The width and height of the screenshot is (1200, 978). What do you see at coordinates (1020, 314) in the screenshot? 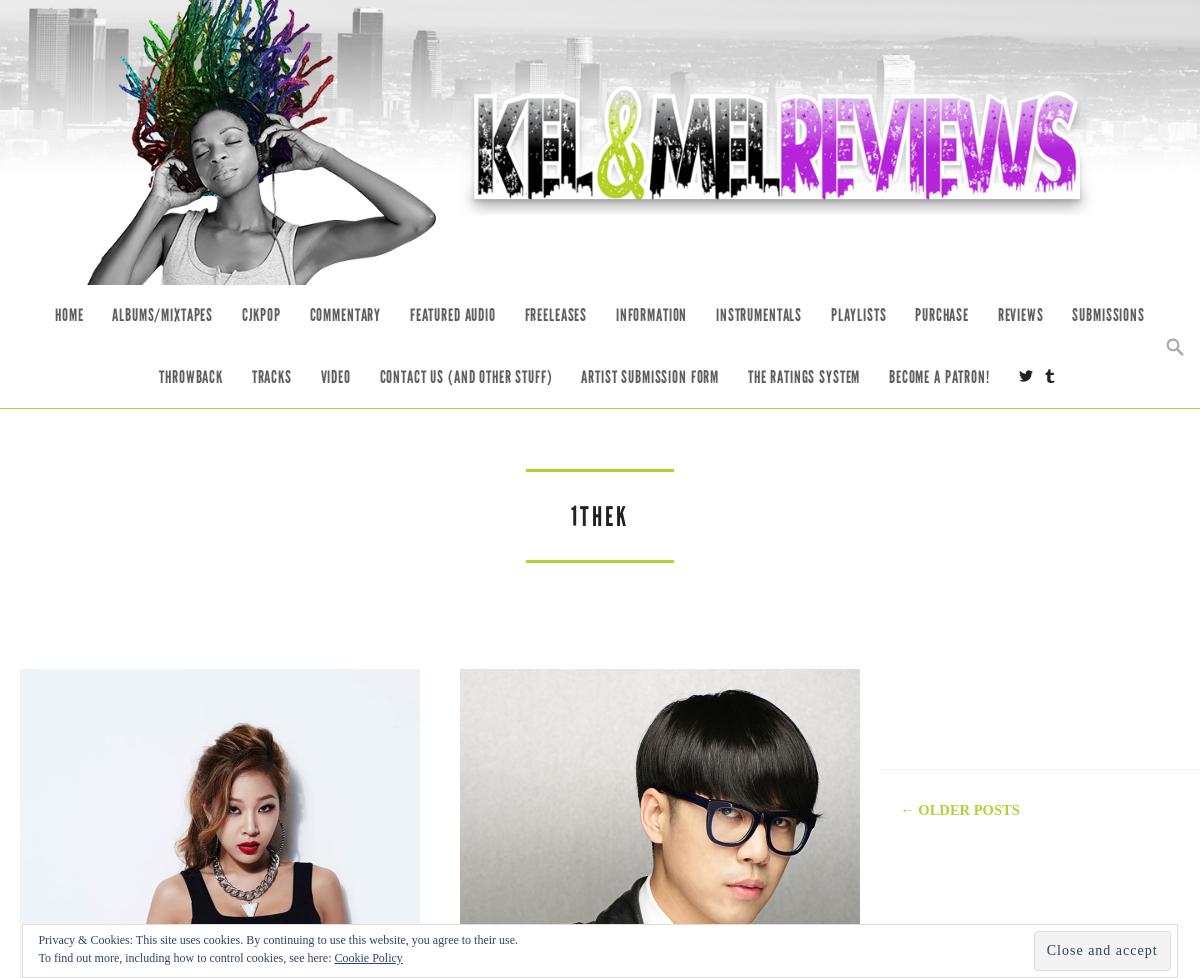
I see `'Reviews'` at bounding box center [1020, 314].